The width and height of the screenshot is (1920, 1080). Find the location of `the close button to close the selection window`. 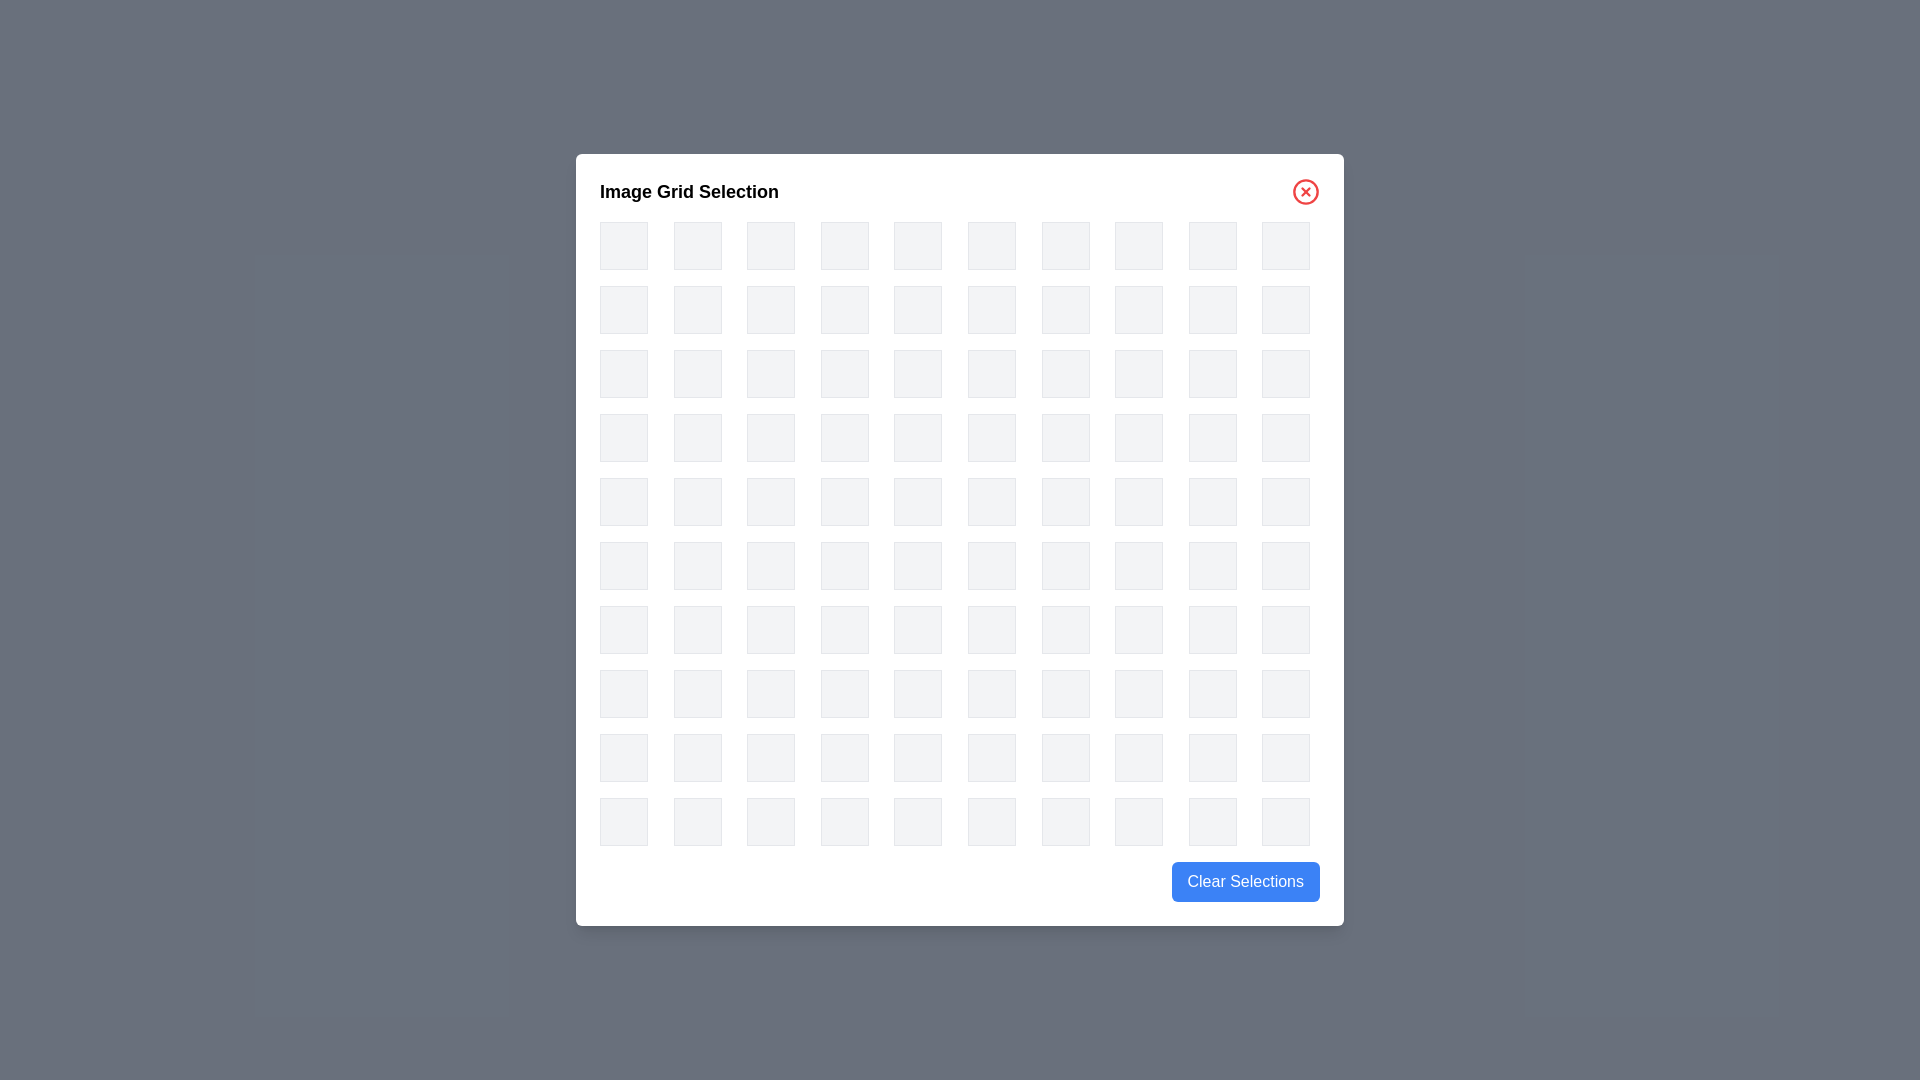

the close button to close the selection window is located at coordinates (1305, 192).